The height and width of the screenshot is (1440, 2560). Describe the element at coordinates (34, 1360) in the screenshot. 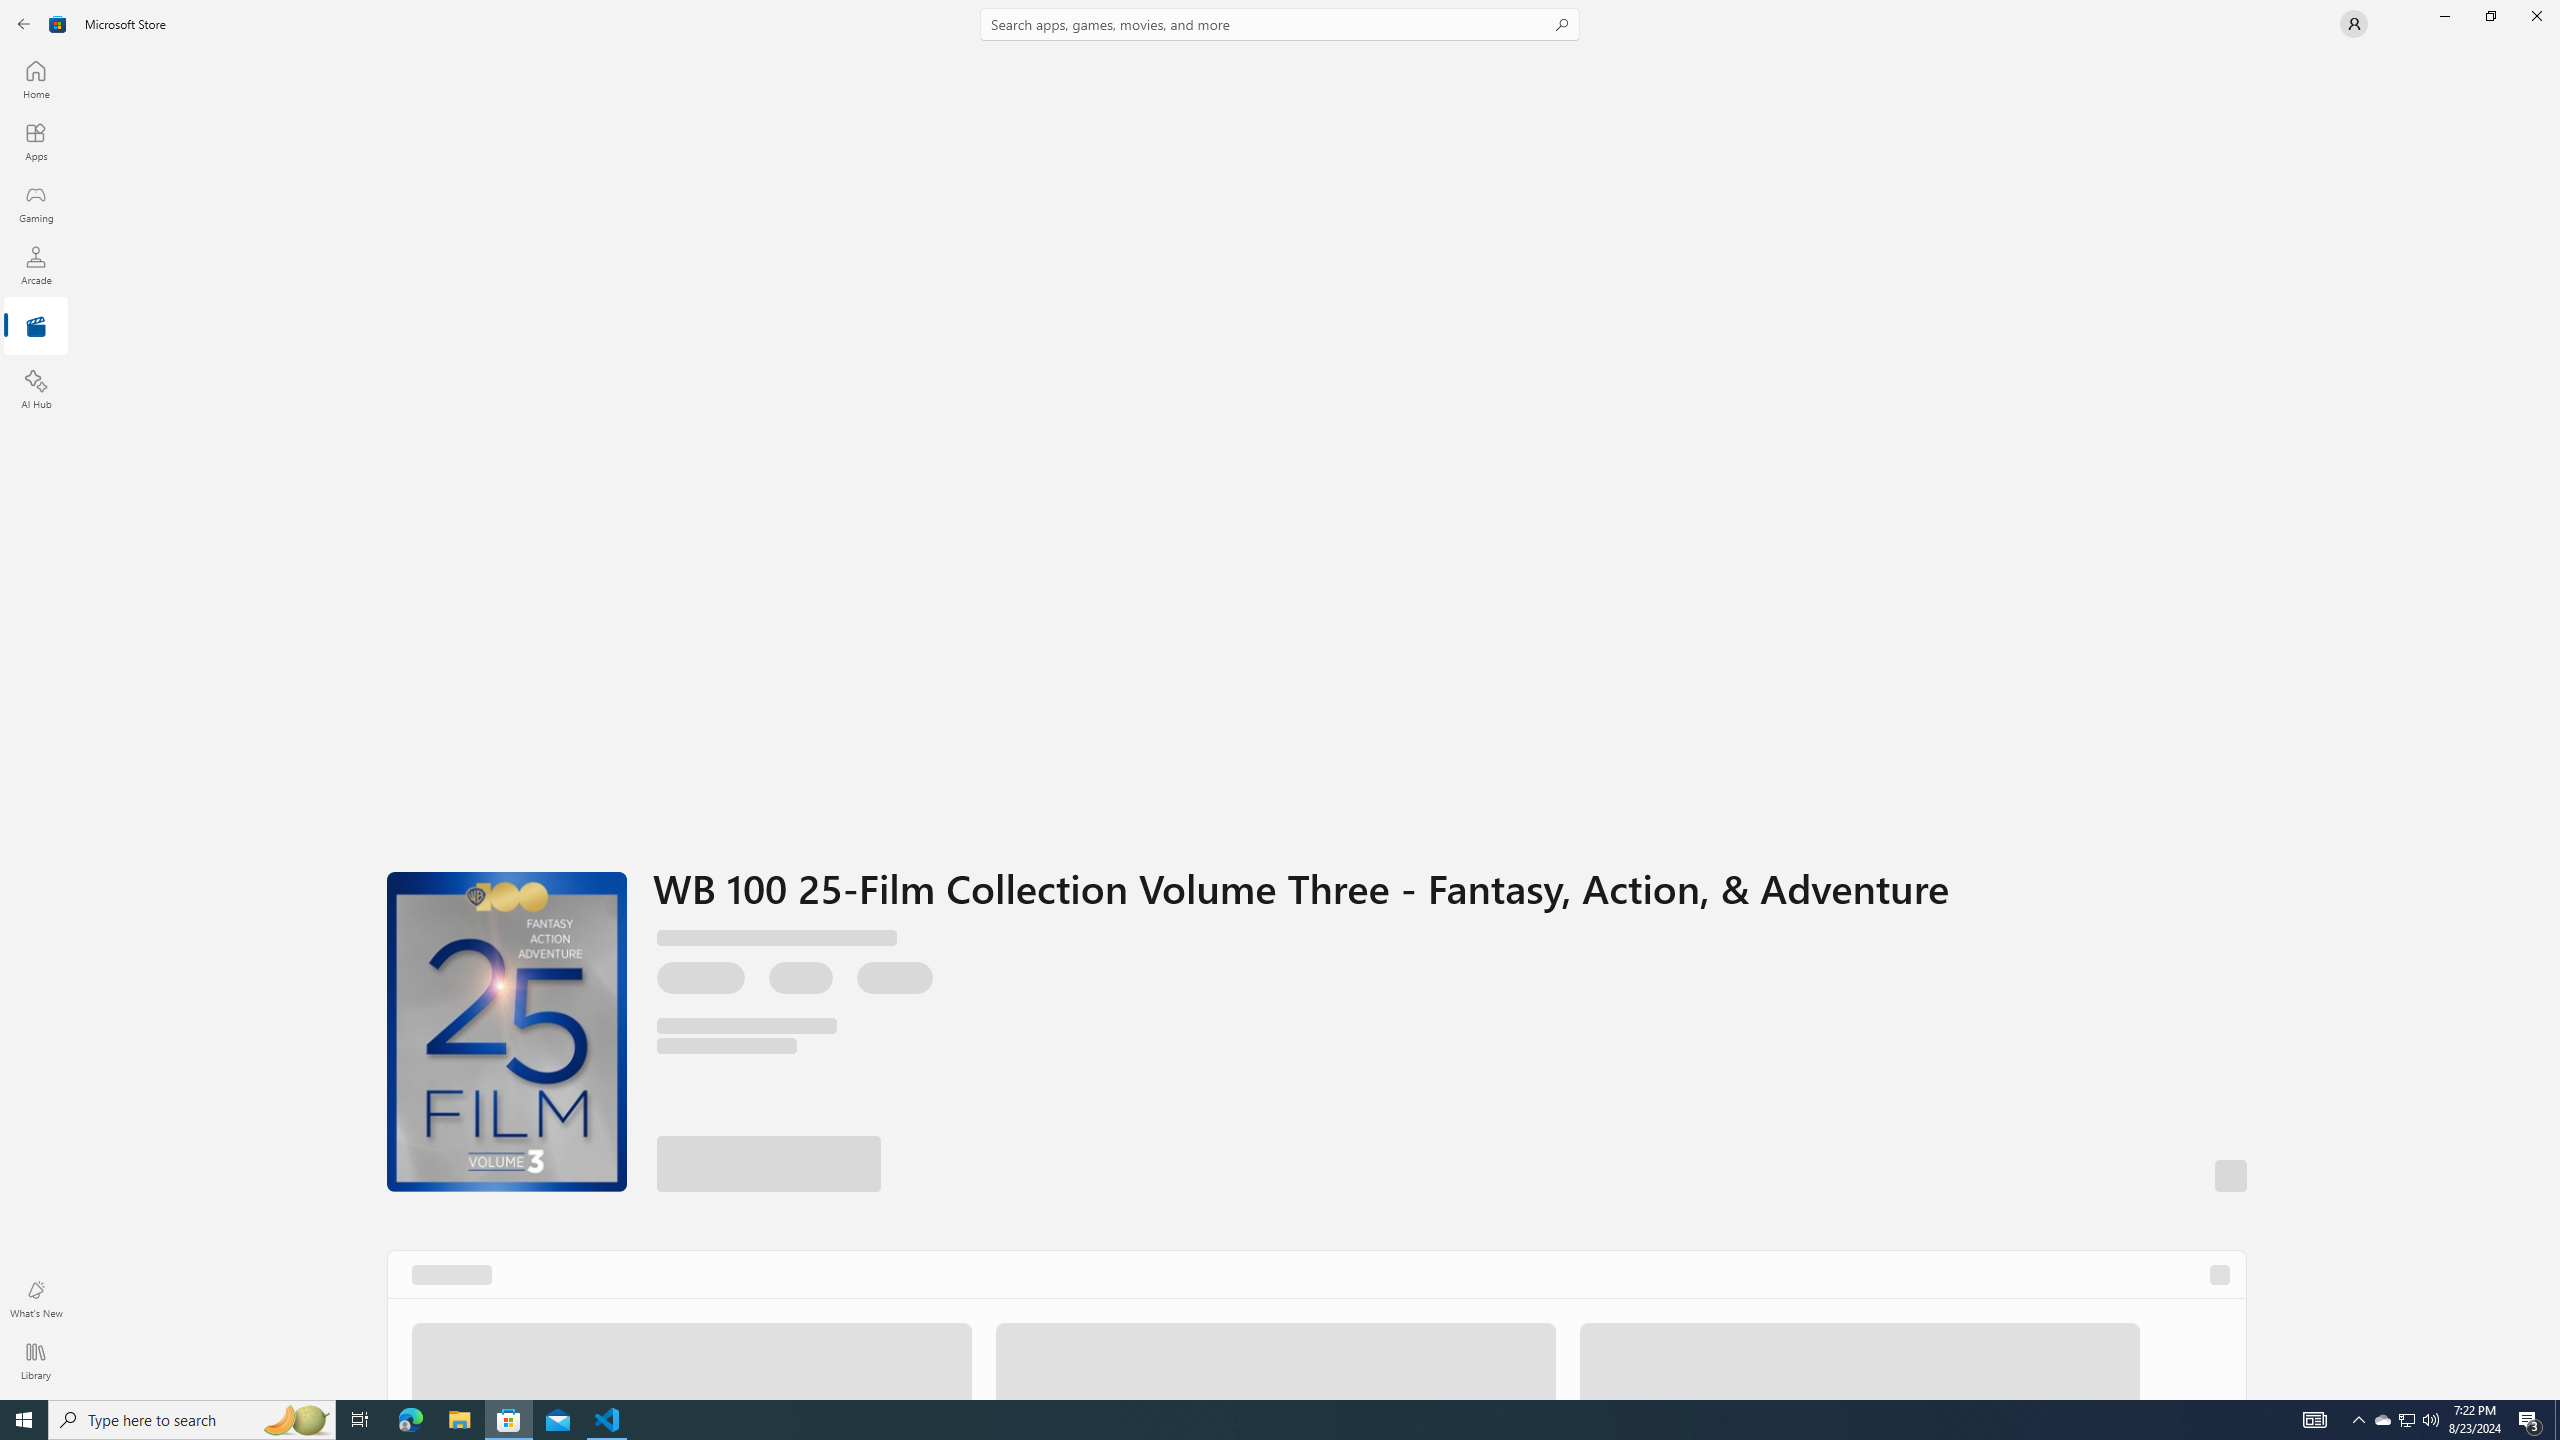

I see `'Library'` at that location.